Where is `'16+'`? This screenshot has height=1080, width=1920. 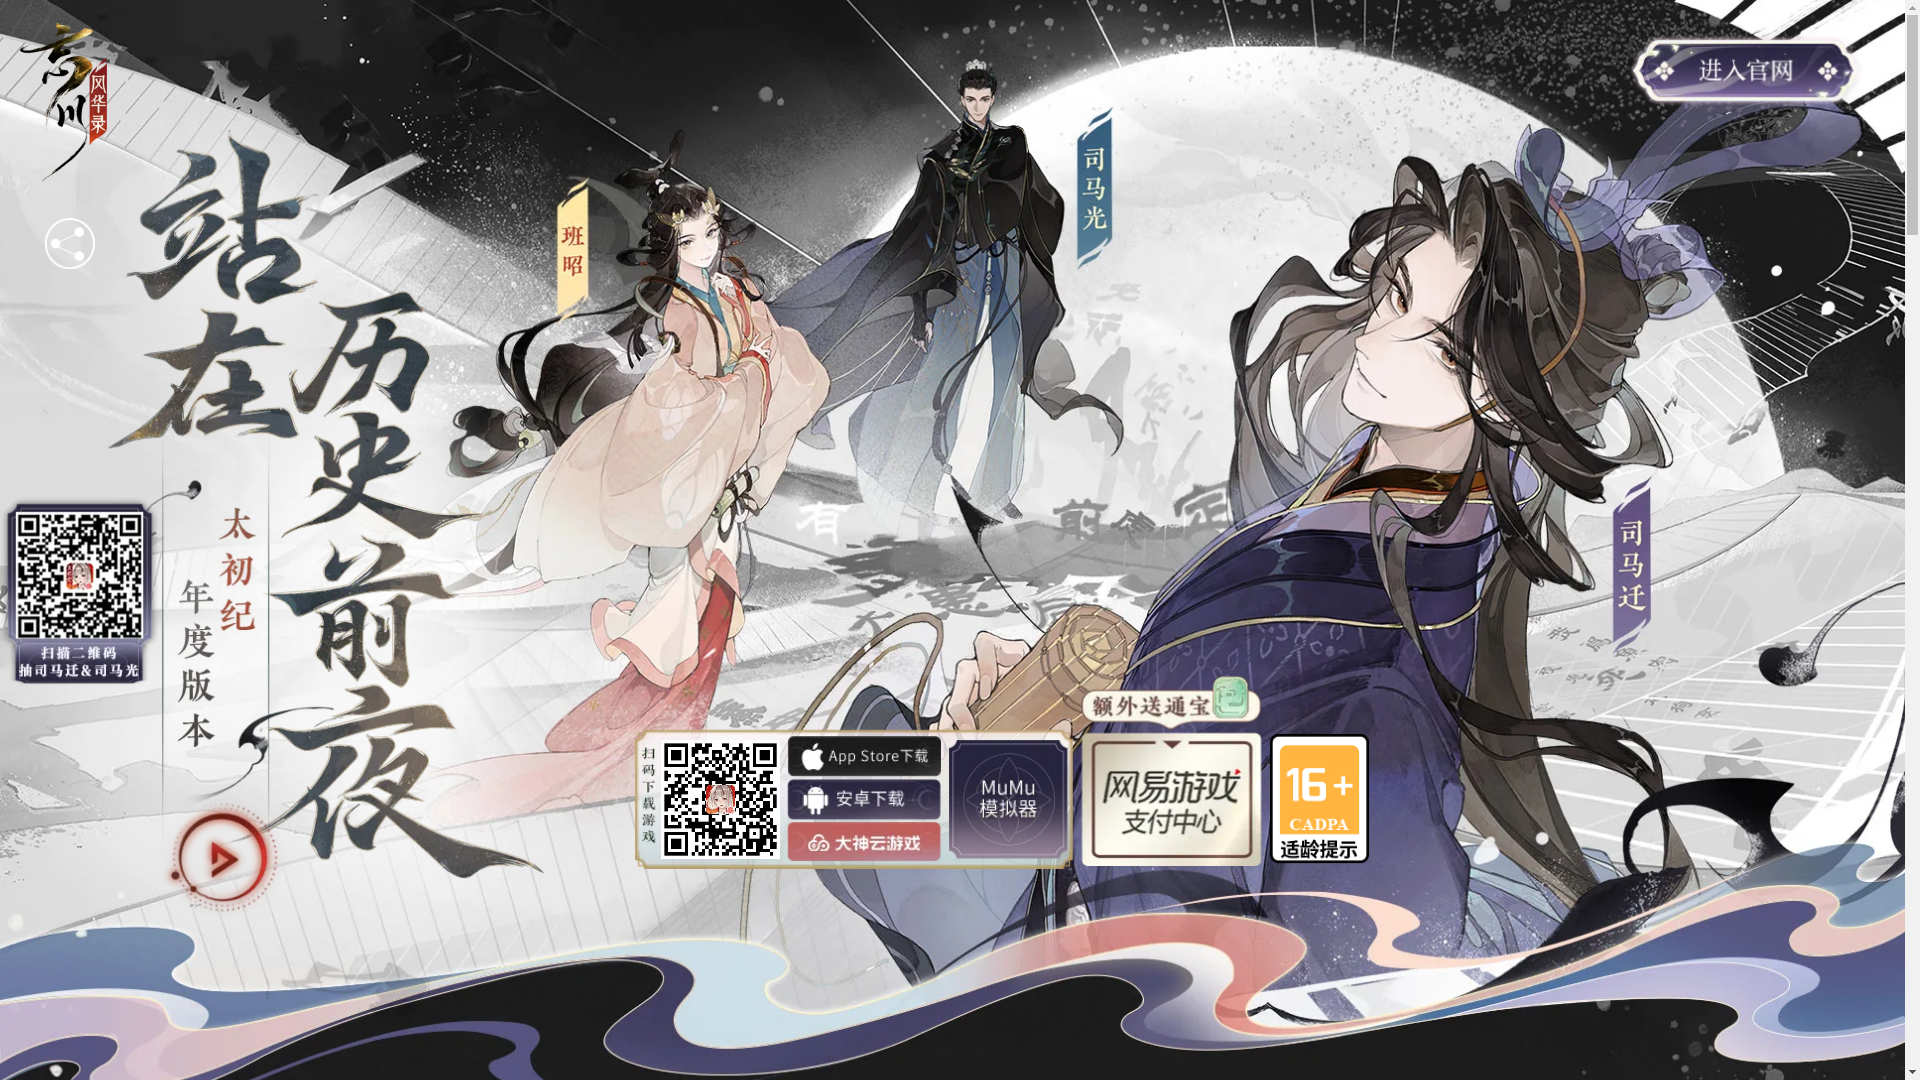
'16+' is located at coordinates (1269, 797).